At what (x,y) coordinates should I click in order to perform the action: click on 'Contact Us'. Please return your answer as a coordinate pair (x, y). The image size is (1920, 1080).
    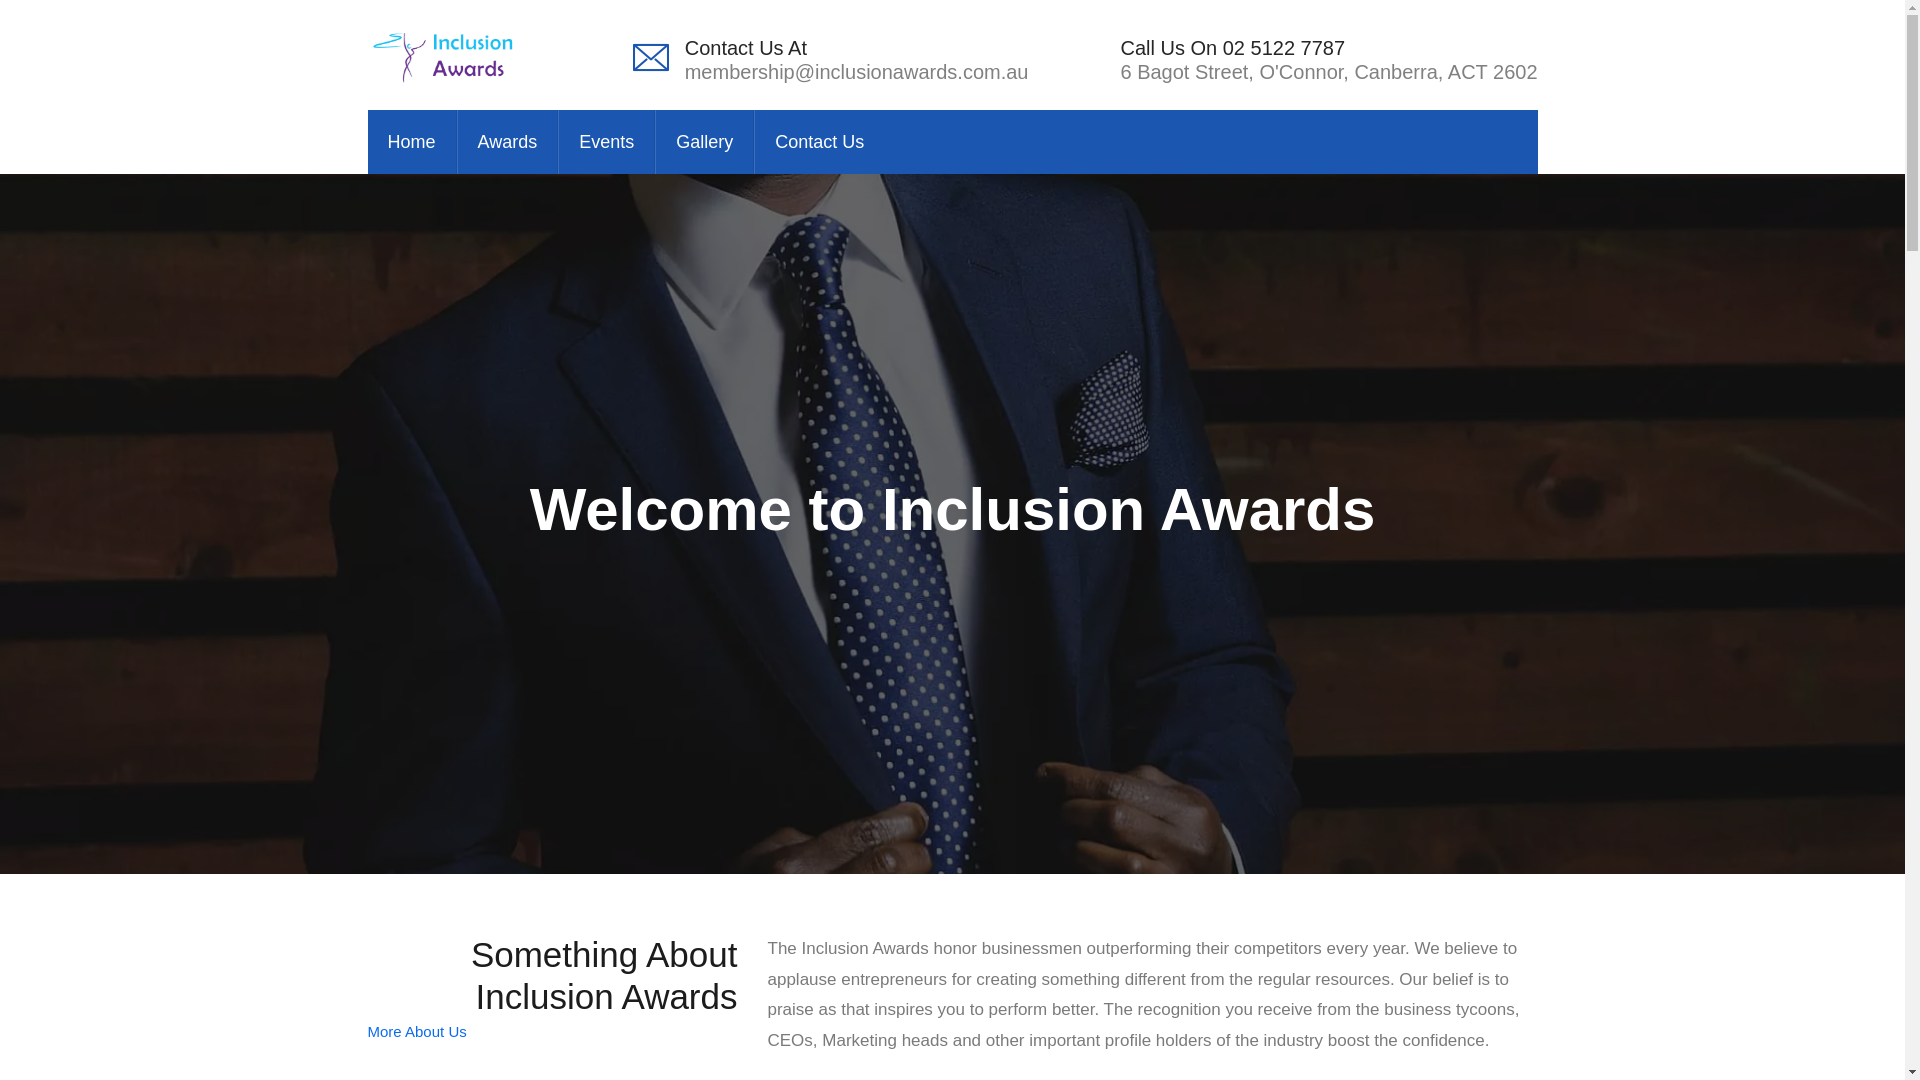
    Looking at the image, I should click on (752, 141).